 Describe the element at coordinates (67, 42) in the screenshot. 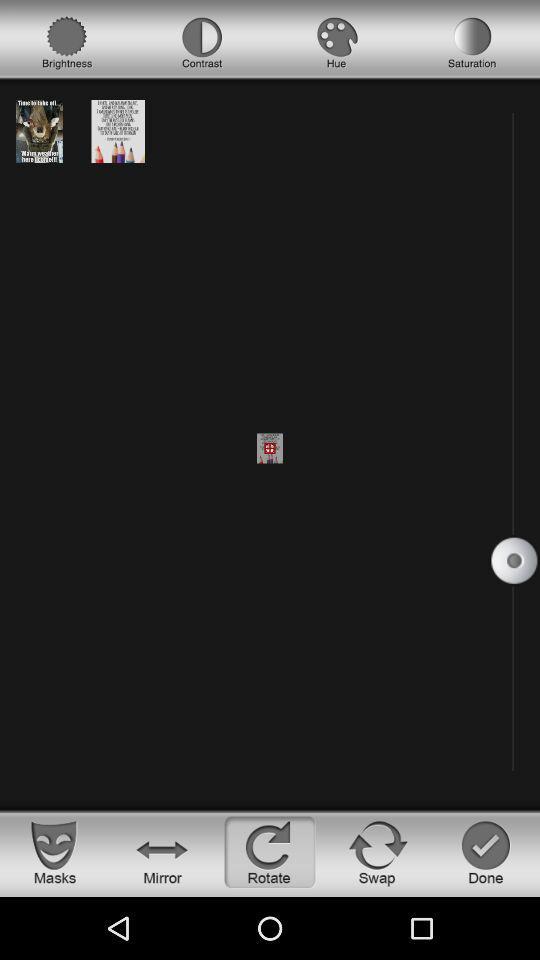

I see `open brightness setting` at that location.